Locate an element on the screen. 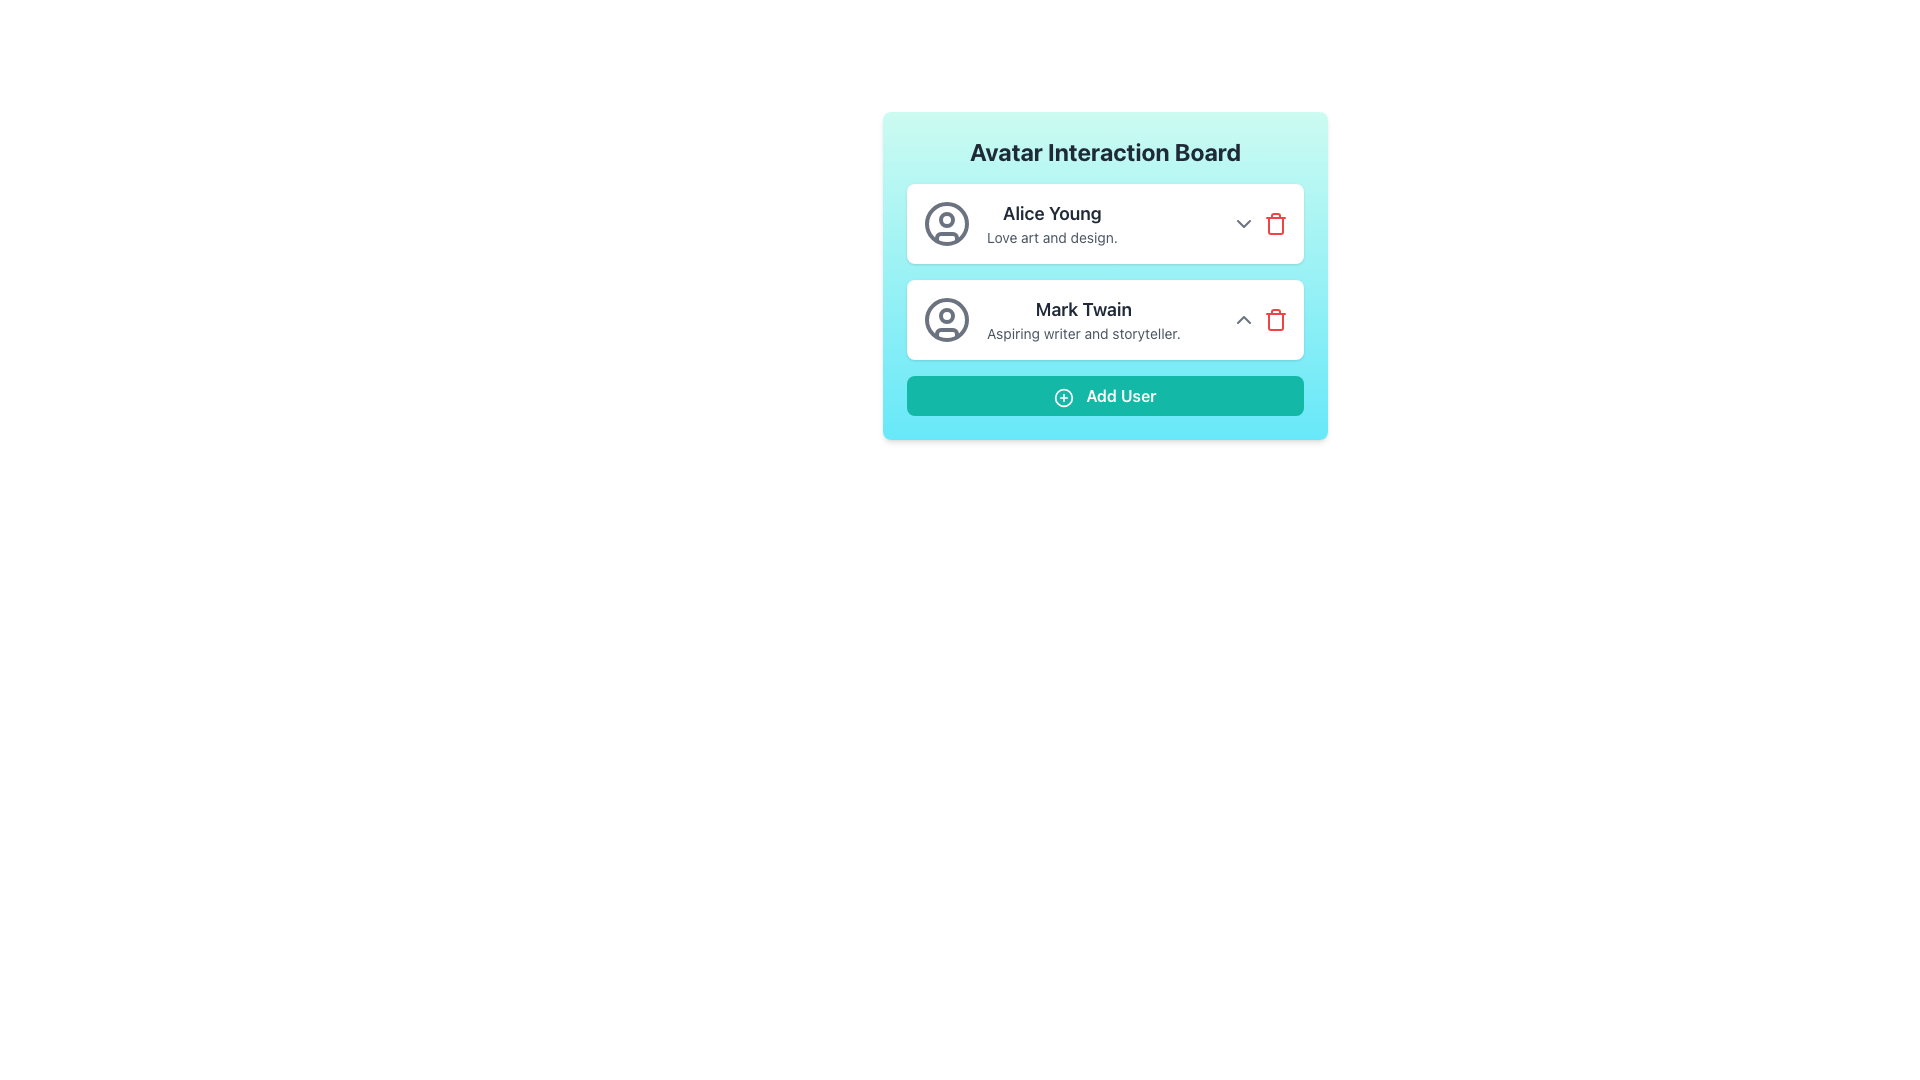 This screenshot has height=1080, width=1920. the small filled circle that is part of the avatar icon for the user 'Mark Twain' is located at coordinates (945, 315).